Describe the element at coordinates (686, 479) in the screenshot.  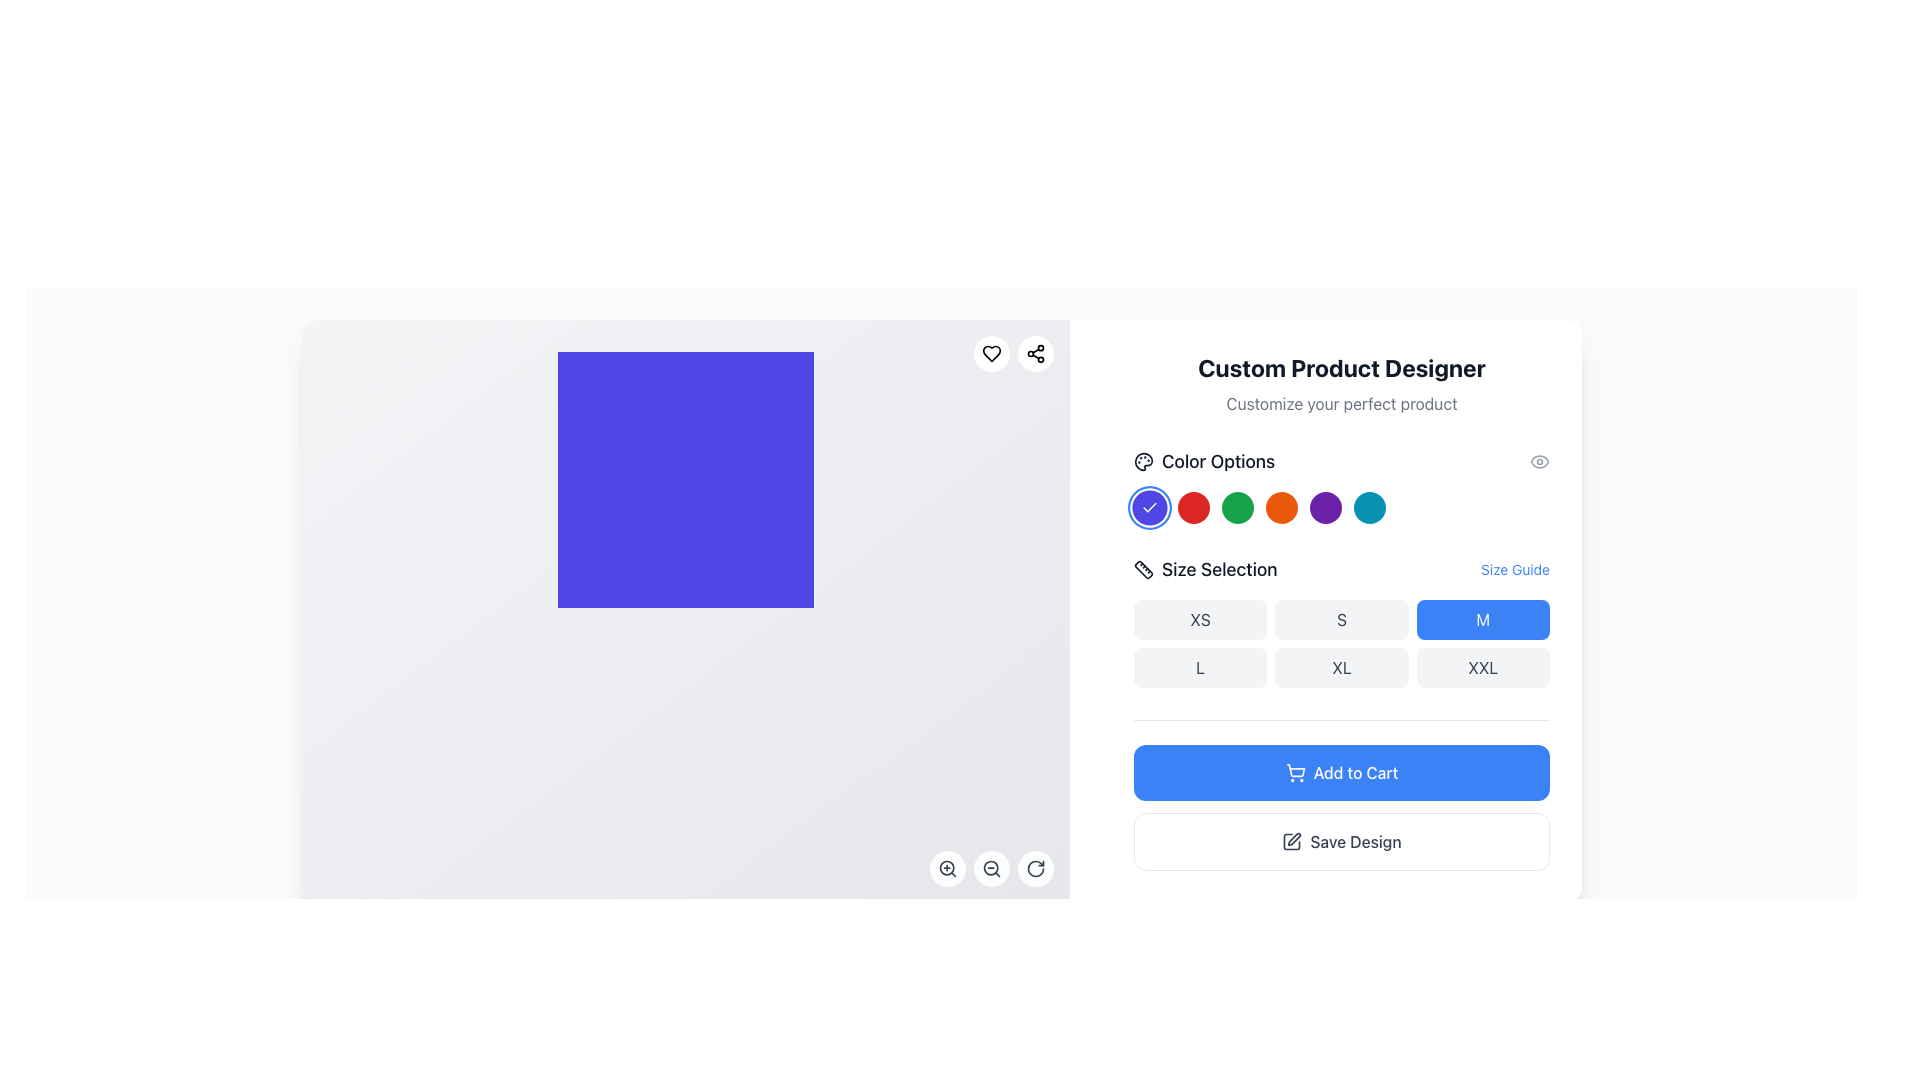
I see `the Decorative block or placeholder that serves as a display or visual aid in the middle of the left section of the interface` at that location.